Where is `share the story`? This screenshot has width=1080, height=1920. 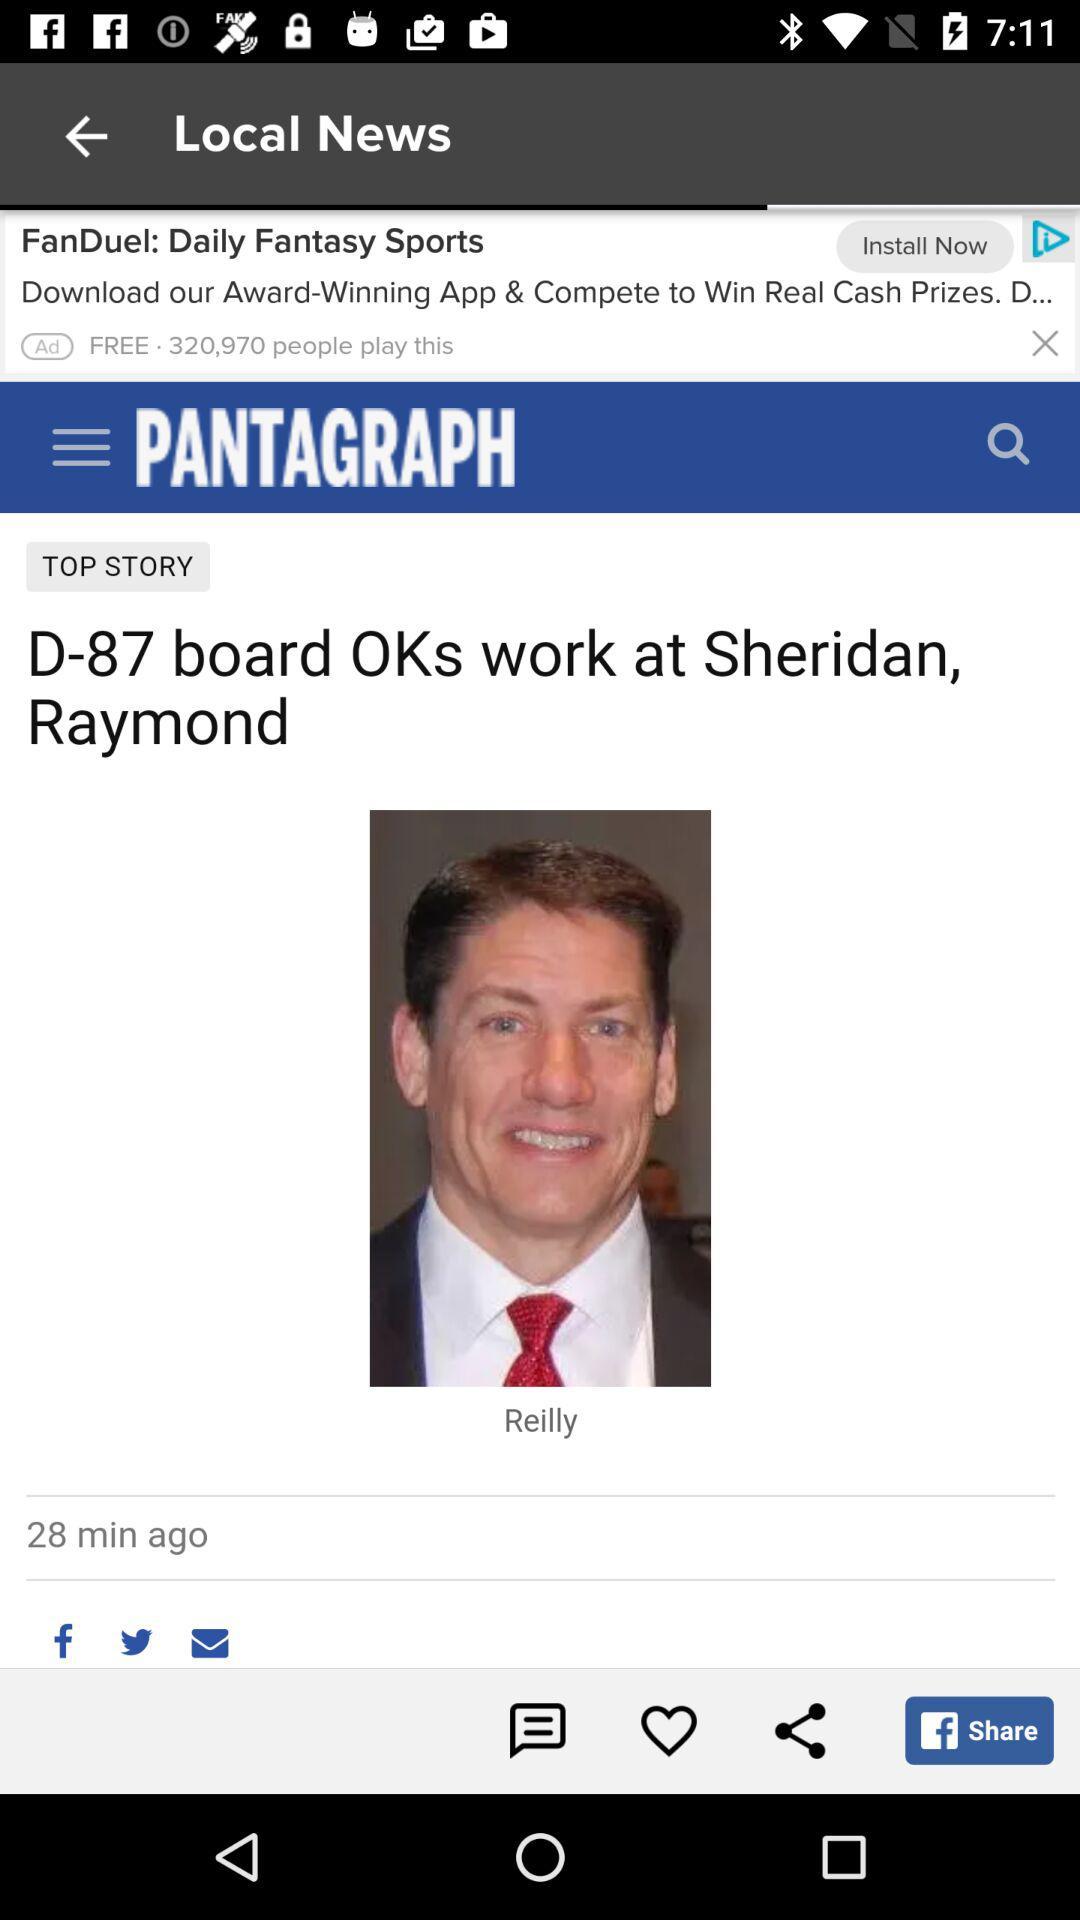
share the story is located at coordinates (798, 1730).